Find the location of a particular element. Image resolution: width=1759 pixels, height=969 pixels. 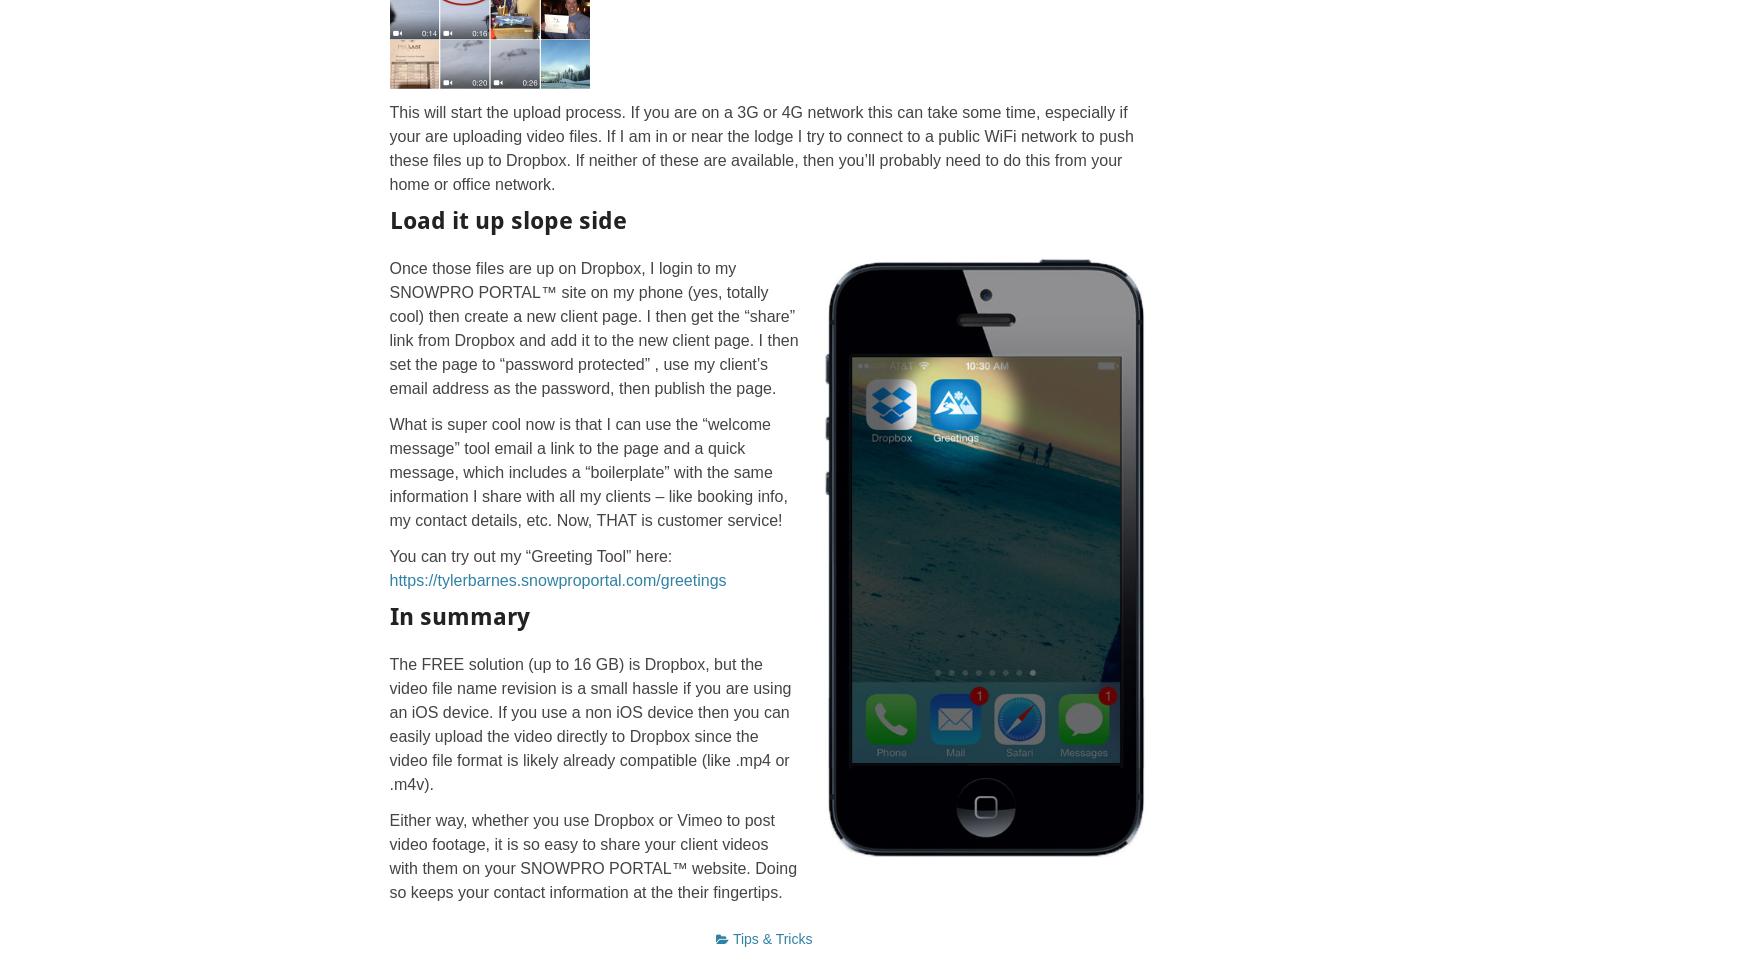

'The FREE solution (up to 16 GB) is Dropbox, but the video file name revision is a small hassle if you are using an iOS device. If you use a non iOS device then you can easily upload the video directly to Dropbox since the video file format is likely already compatible (like .mp4 or .m4v).' is located at coordinates (588, 723).